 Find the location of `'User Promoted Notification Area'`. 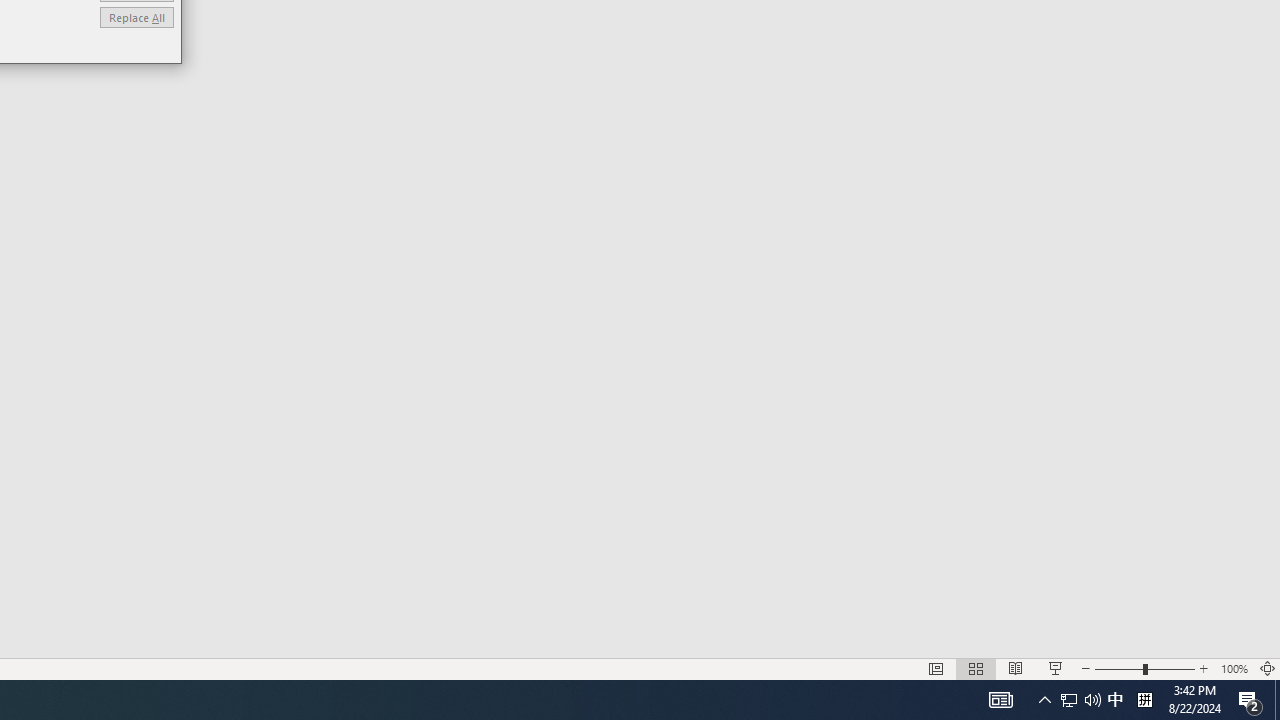

'User Promoted Notification Area' is located at coordinates (1079, 698).